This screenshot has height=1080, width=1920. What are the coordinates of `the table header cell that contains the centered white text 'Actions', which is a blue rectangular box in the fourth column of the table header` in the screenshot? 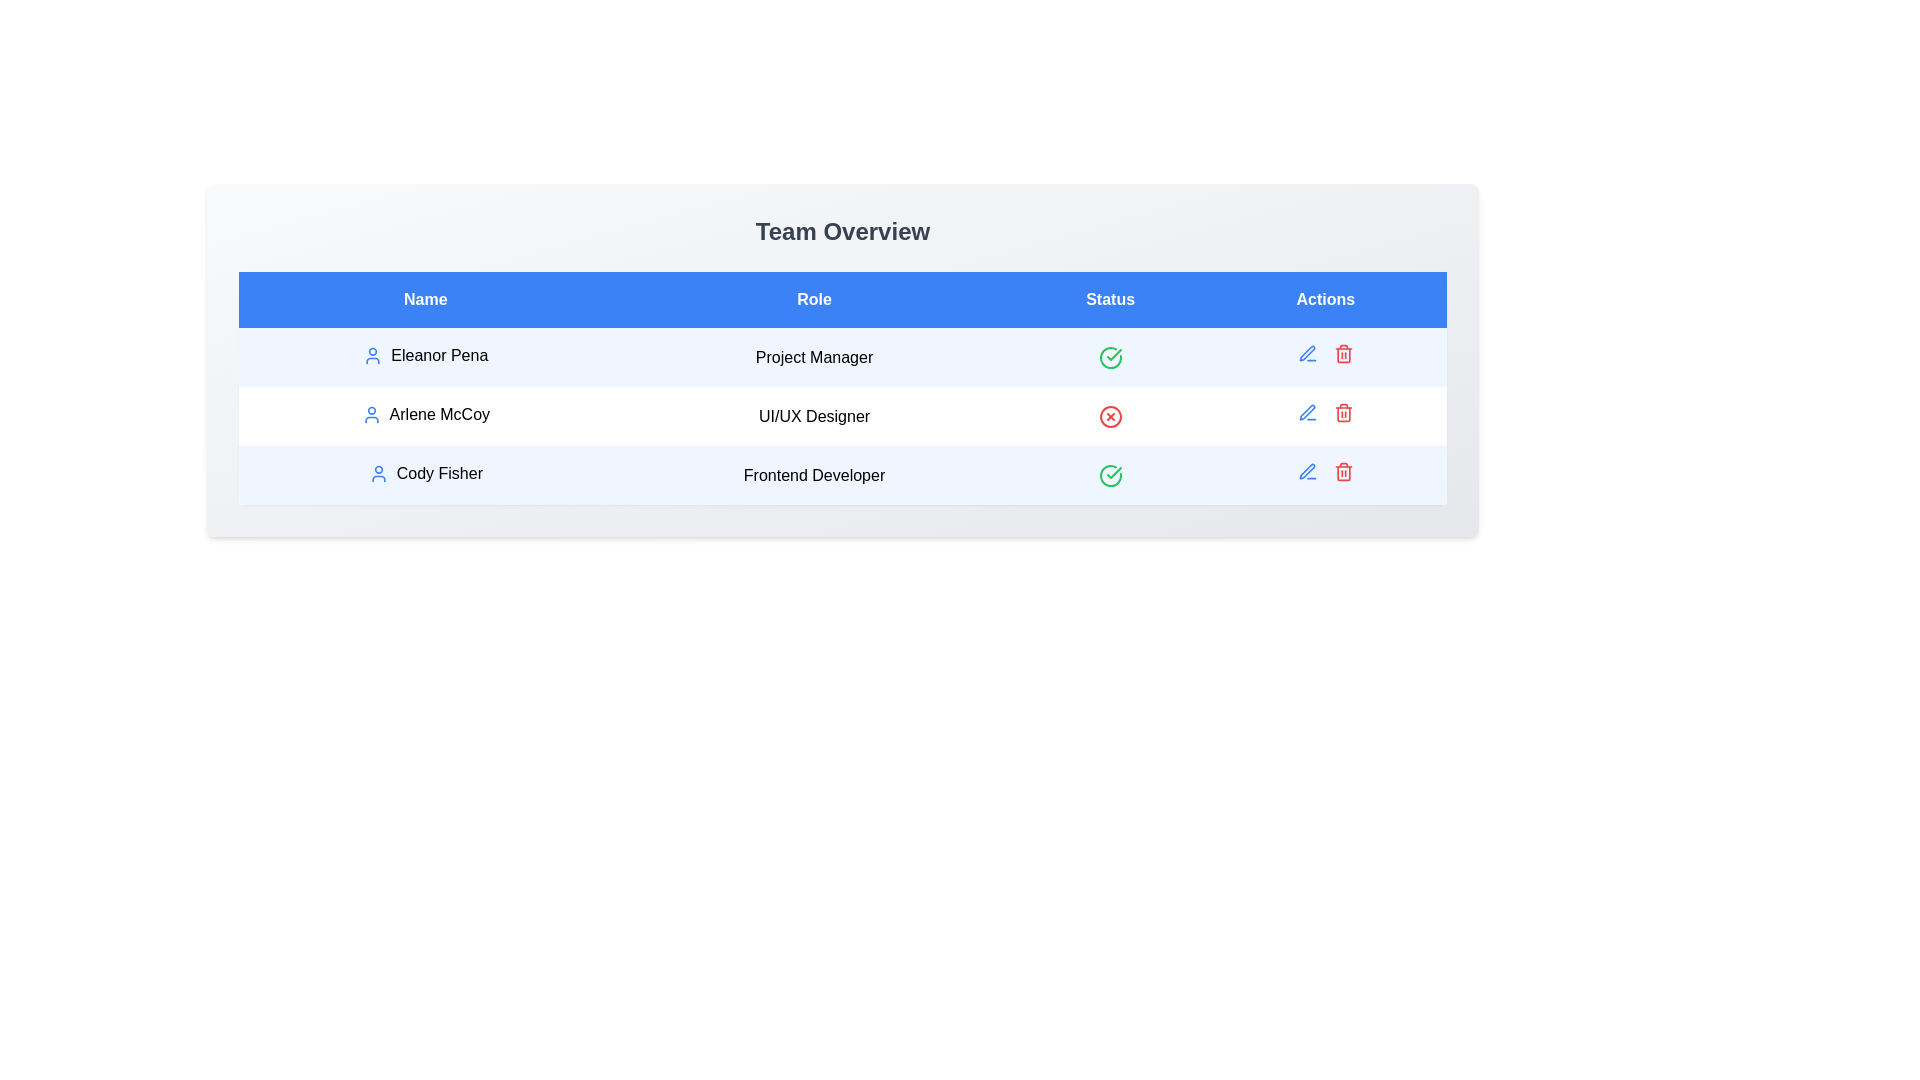 It's located at (1325, 300).